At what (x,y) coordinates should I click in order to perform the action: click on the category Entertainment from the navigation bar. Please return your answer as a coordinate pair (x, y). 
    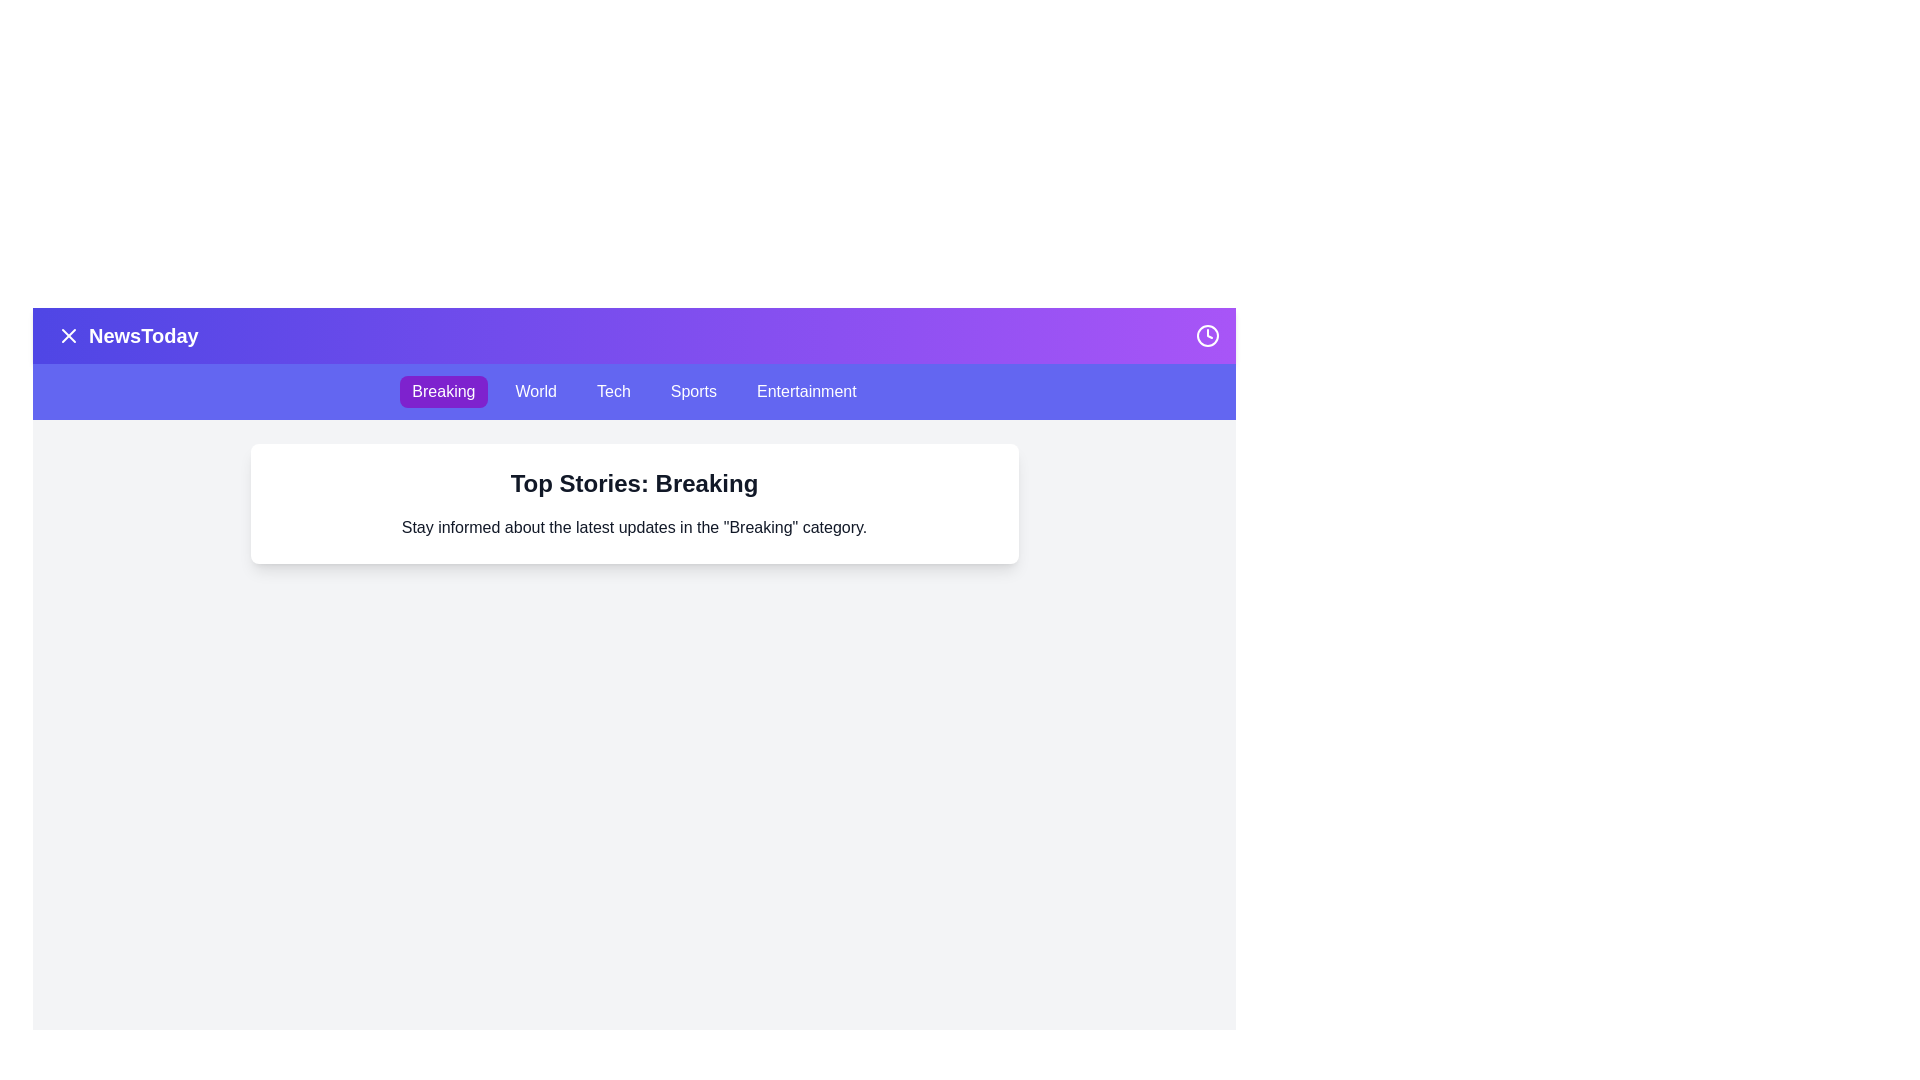
    Looking at the image, I should click on (806, 392).